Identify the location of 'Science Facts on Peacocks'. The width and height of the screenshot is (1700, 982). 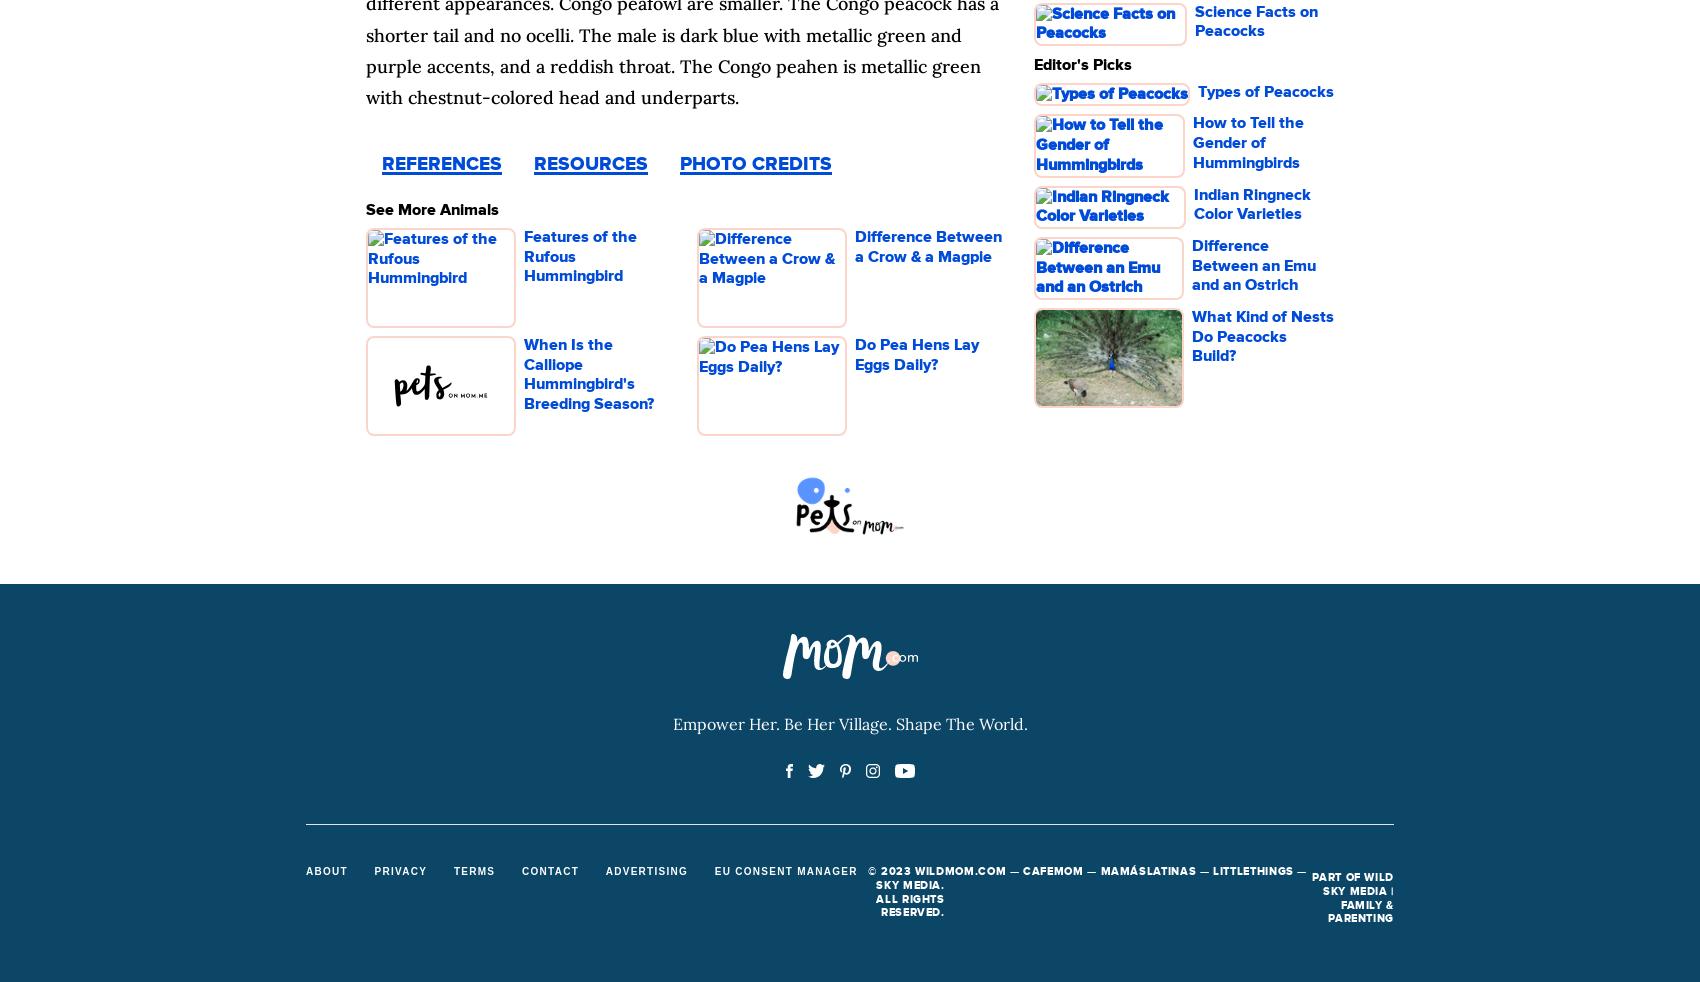
(1255, 20).